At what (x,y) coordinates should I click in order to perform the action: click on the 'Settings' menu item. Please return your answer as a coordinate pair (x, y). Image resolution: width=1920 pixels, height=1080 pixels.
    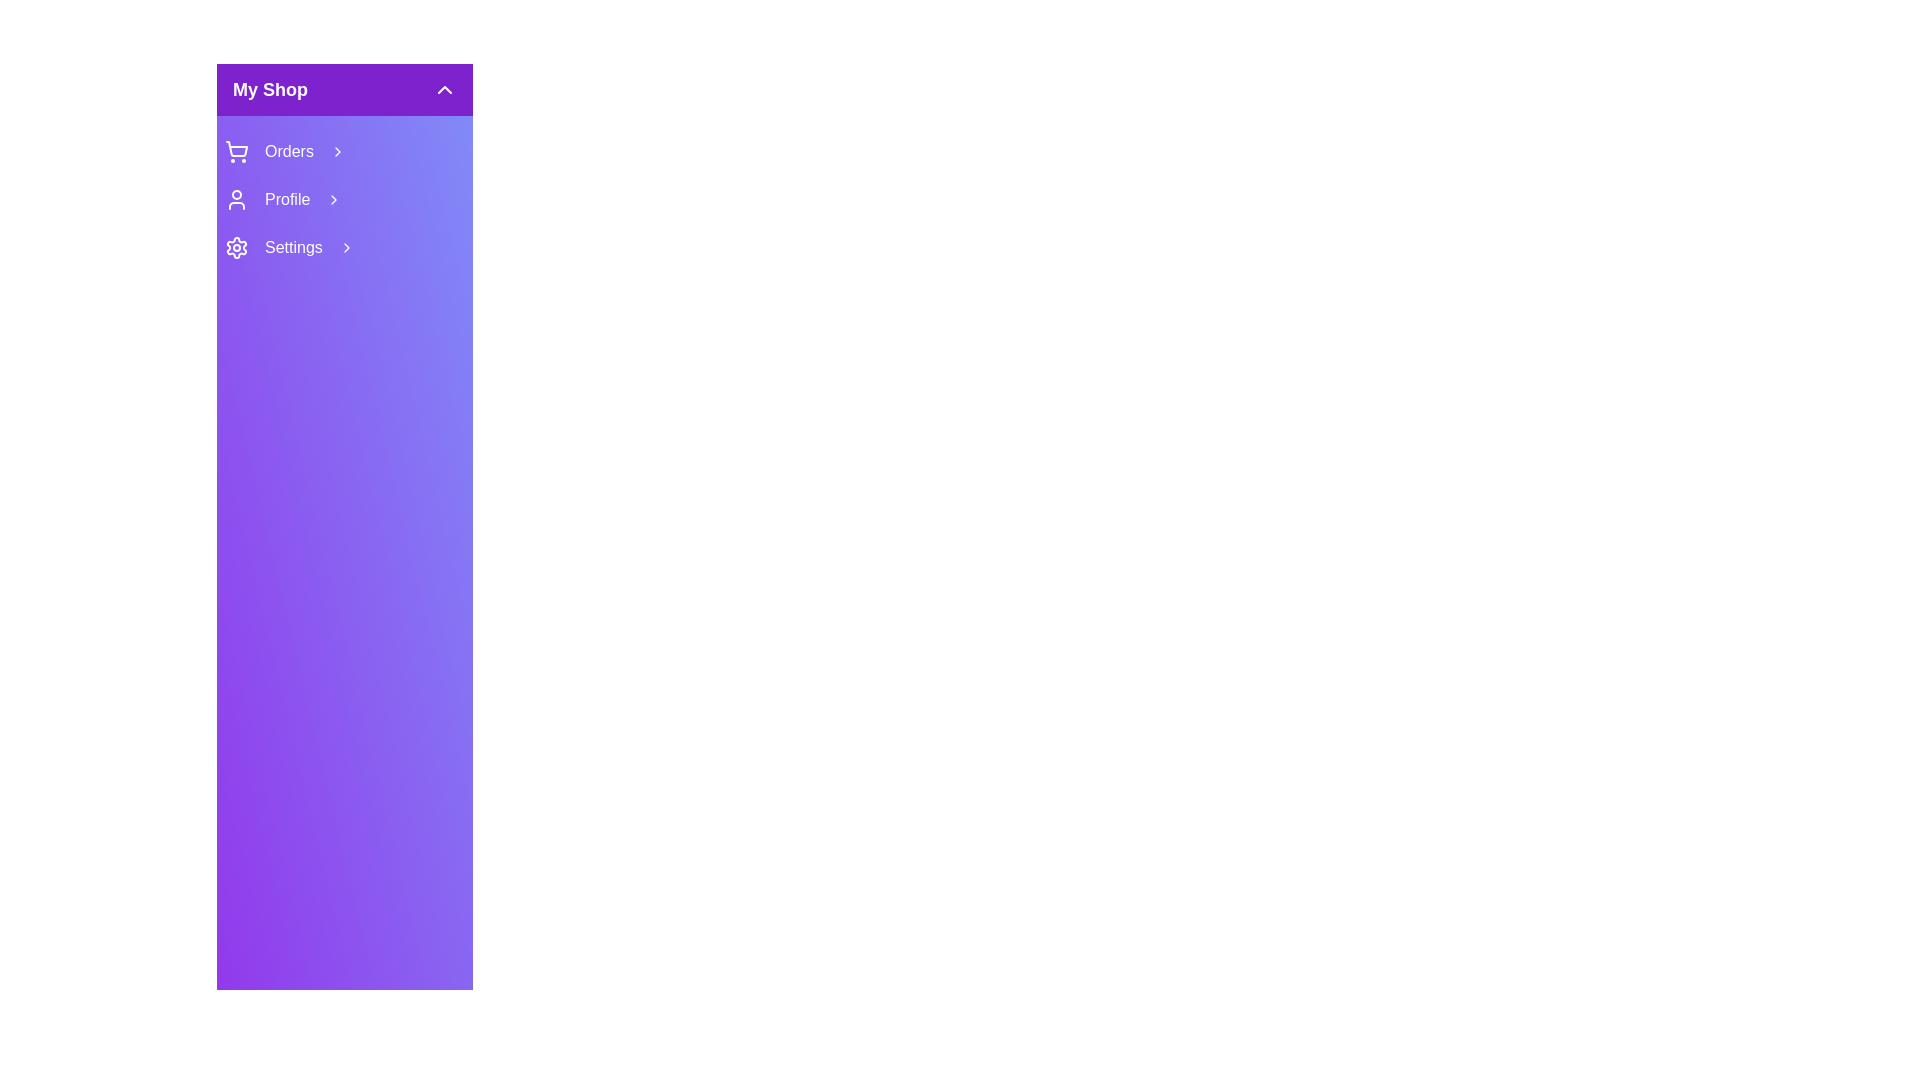
    Looking at the image, I should click on (345, 246).